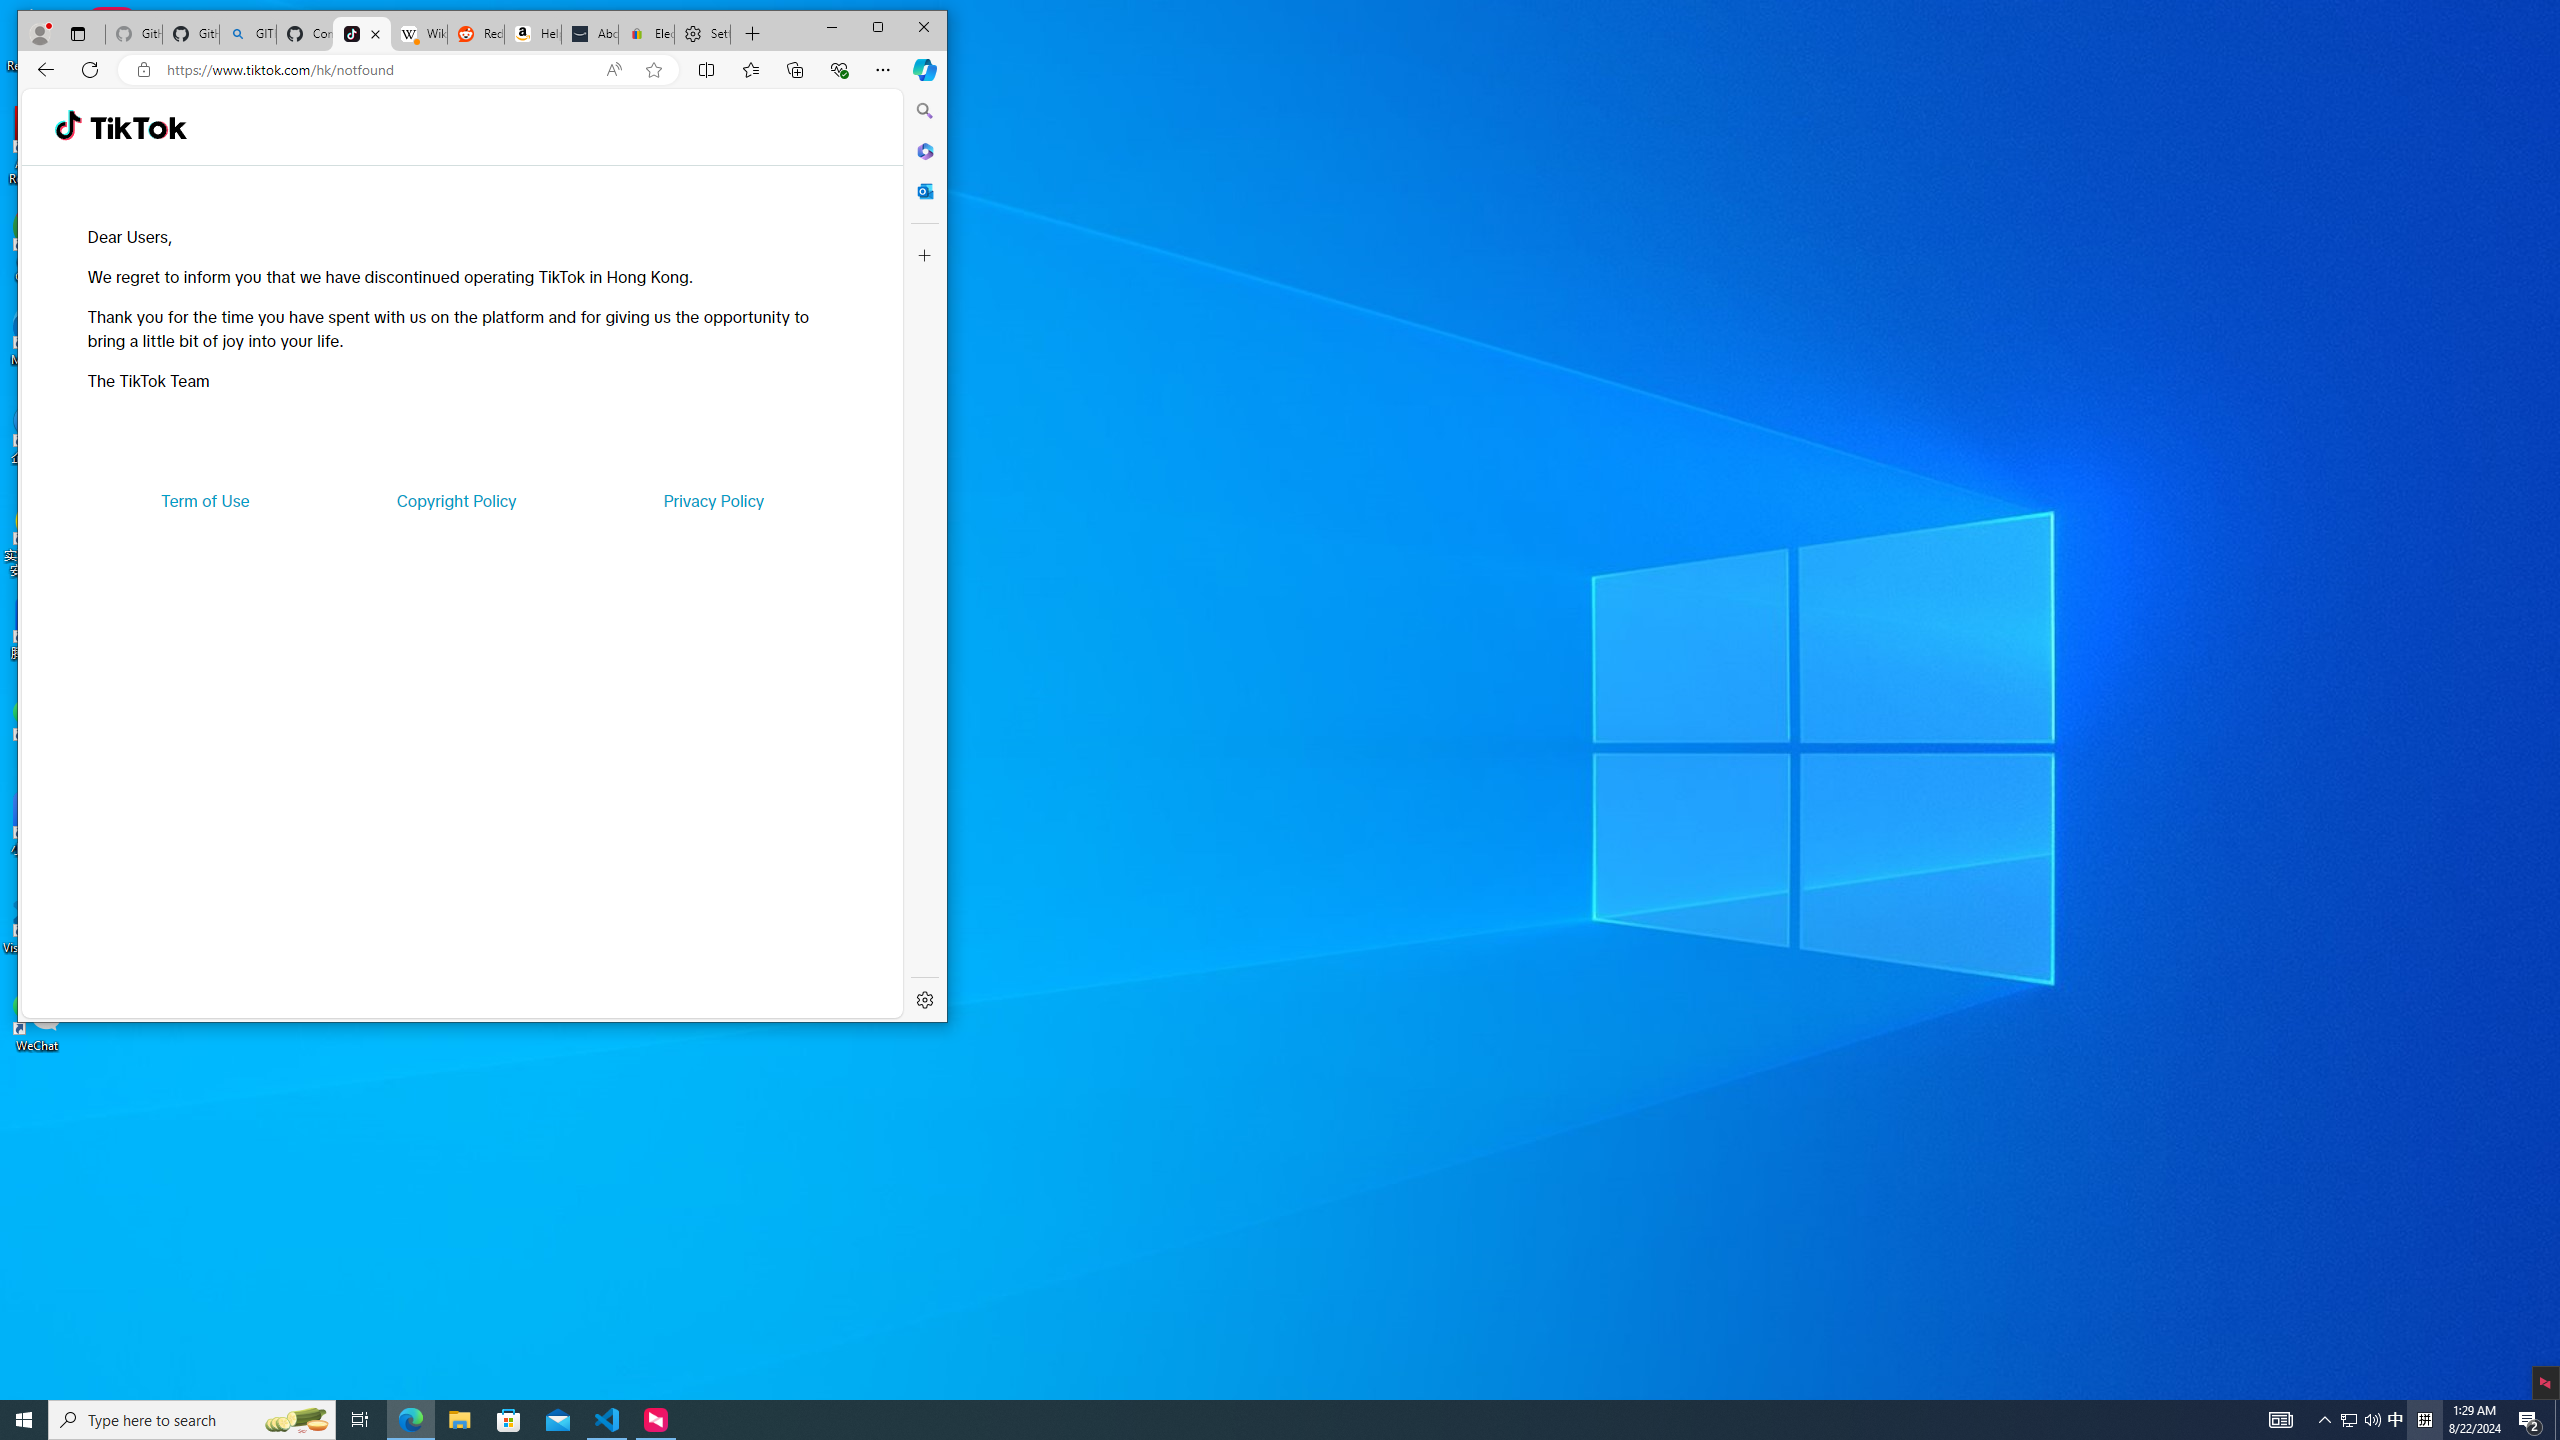 The image size is (2560, 1440). I want to click on 'About Amazon', so click(590, 34).